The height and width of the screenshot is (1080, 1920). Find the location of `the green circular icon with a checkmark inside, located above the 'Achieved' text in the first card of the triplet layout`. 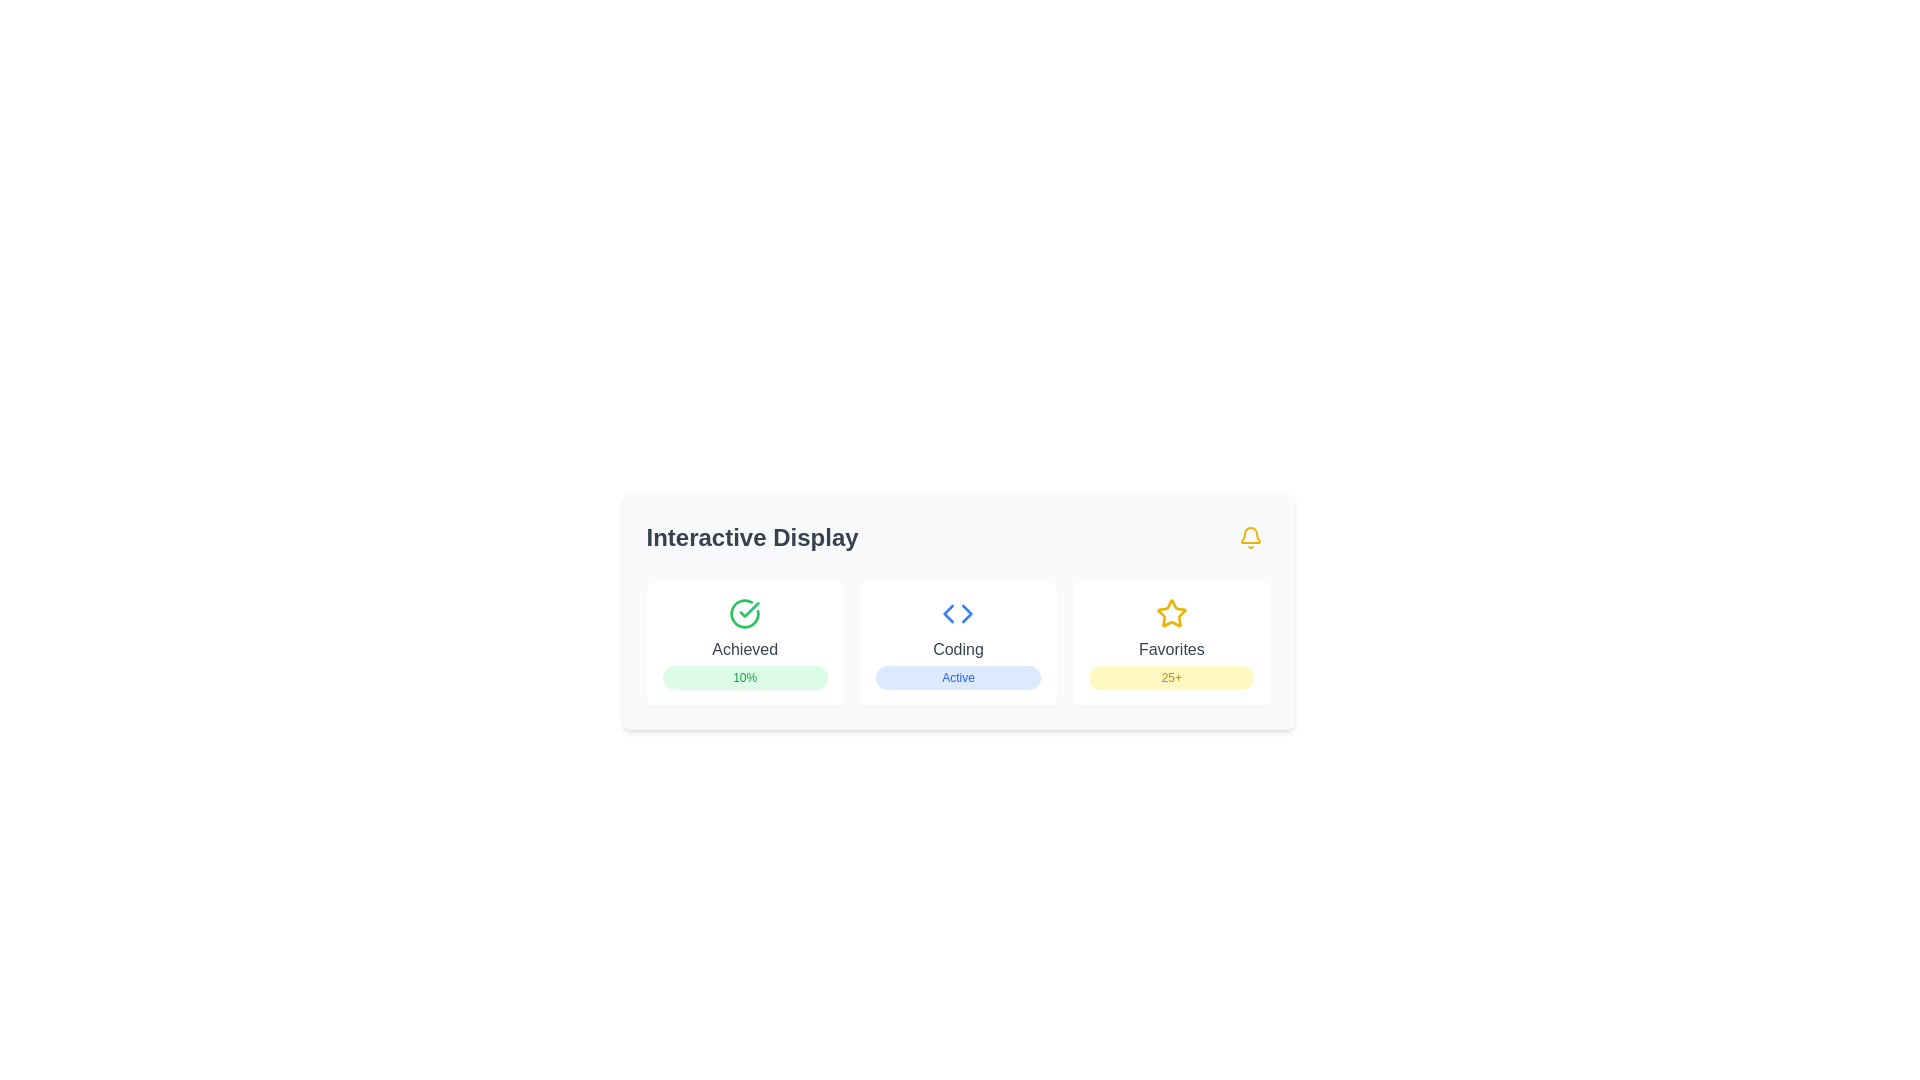

the green circular icon with a checkmark inside, located above the 'Achieved' text in the first card of the triplet layout is located at coordinates (744, 612).